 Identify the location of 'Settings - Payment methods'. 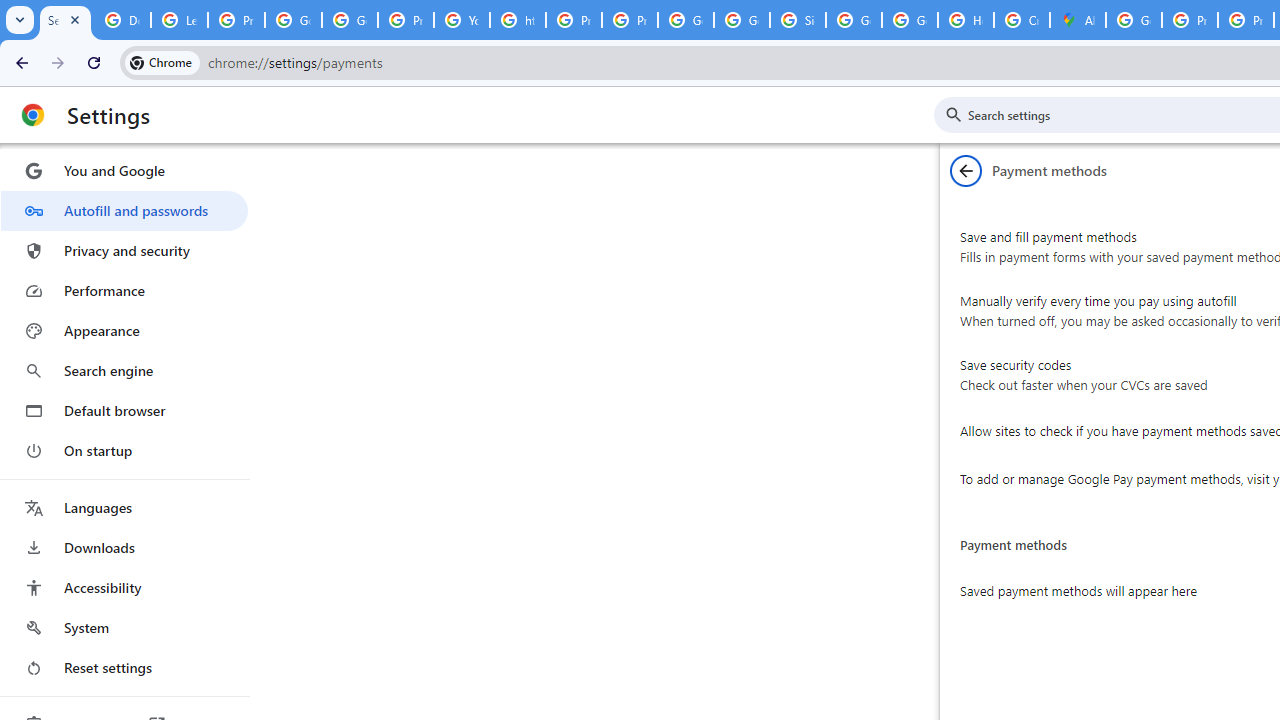
(65, 20).